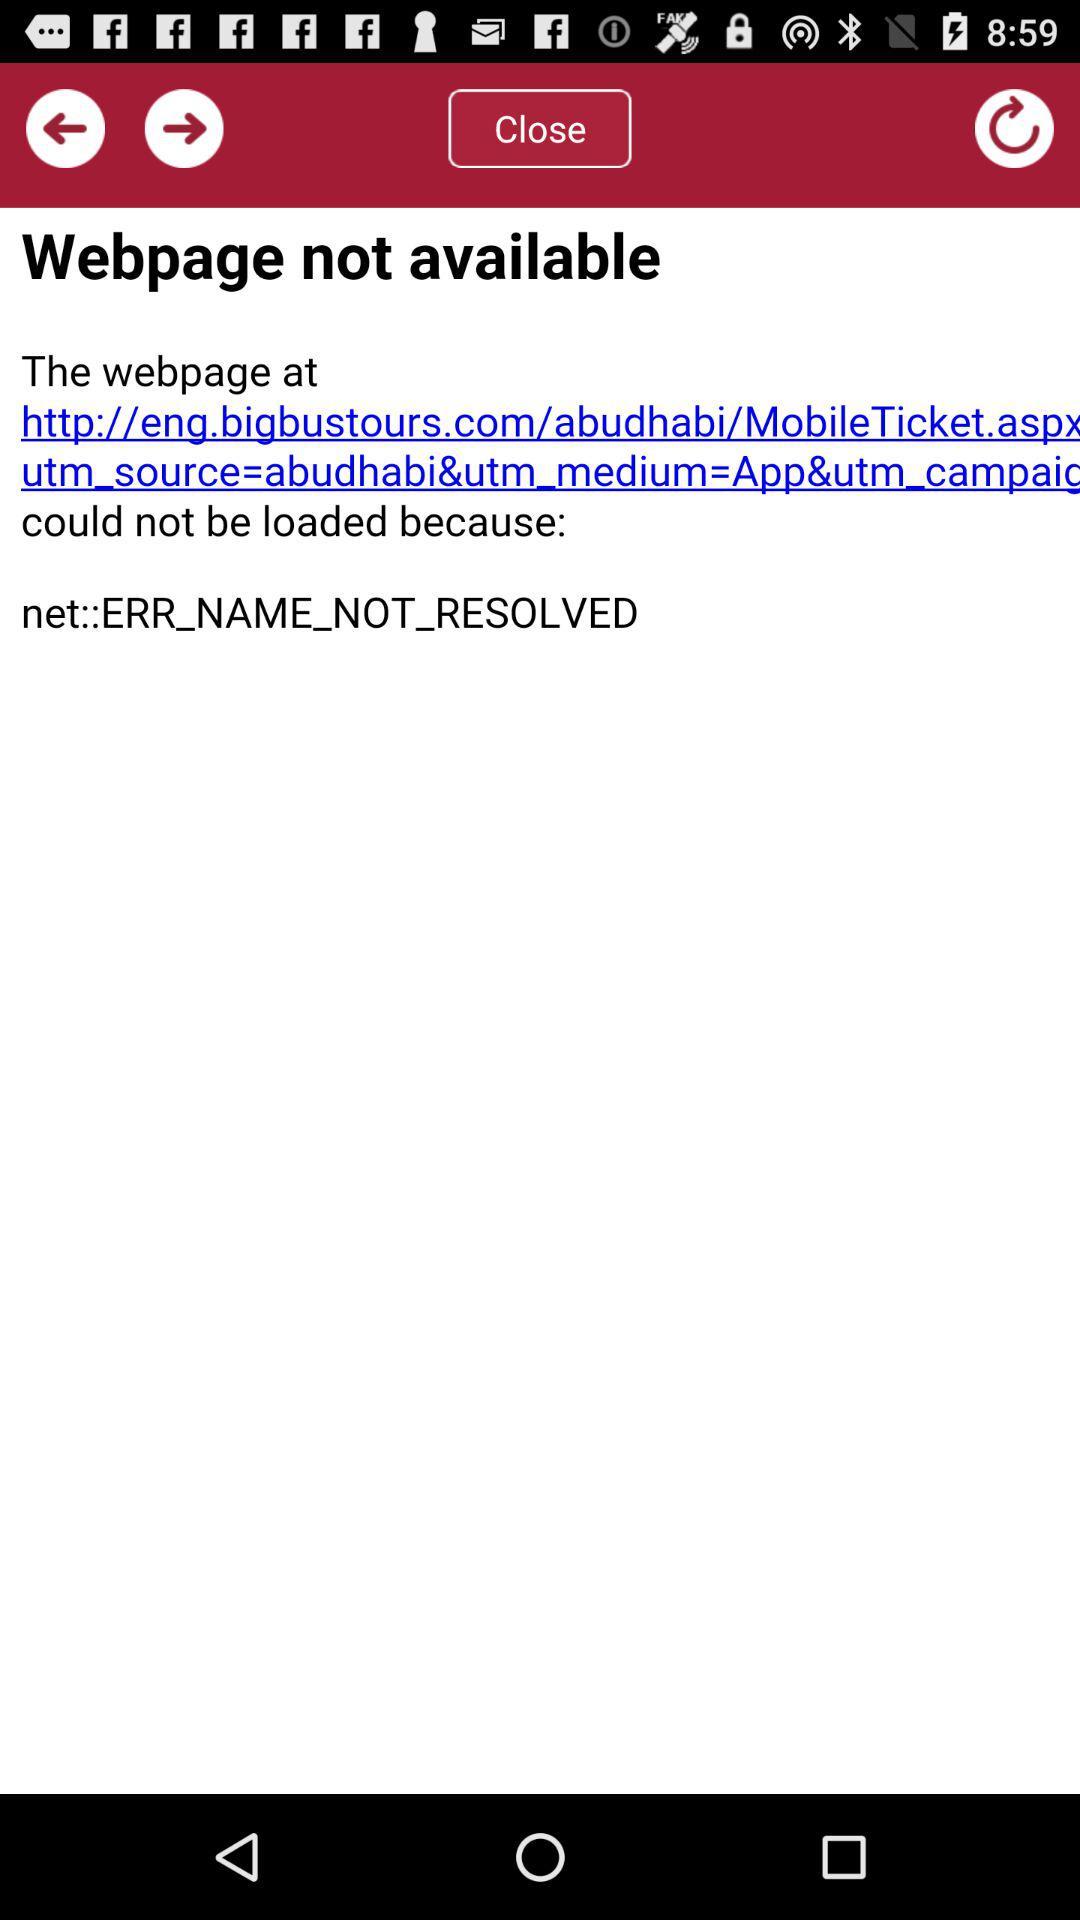  What do you see at coordinates (184, 127) in the screenshot?
I see `go forward` at bounding box center [184, 127].